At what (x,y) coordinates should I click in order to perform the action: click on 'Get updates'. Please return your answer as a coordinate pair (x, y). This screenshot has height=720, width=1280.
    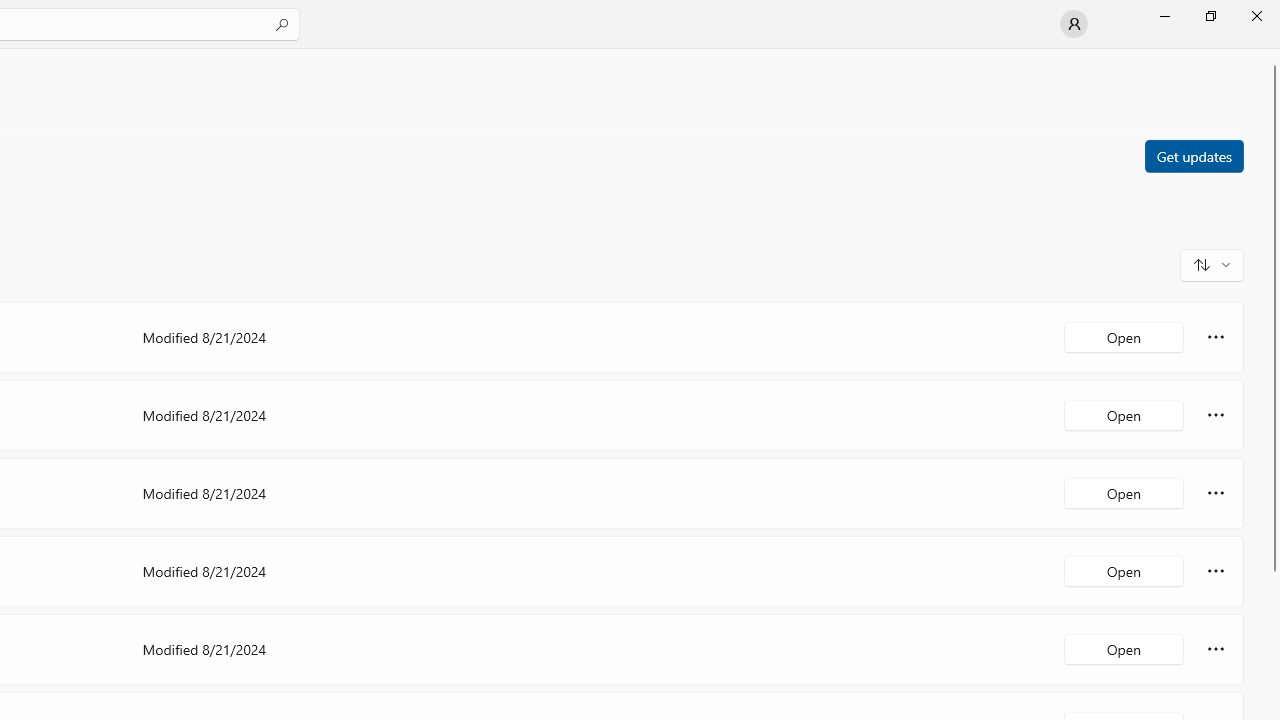
    Looking at the image, I should click on (1193, 154).